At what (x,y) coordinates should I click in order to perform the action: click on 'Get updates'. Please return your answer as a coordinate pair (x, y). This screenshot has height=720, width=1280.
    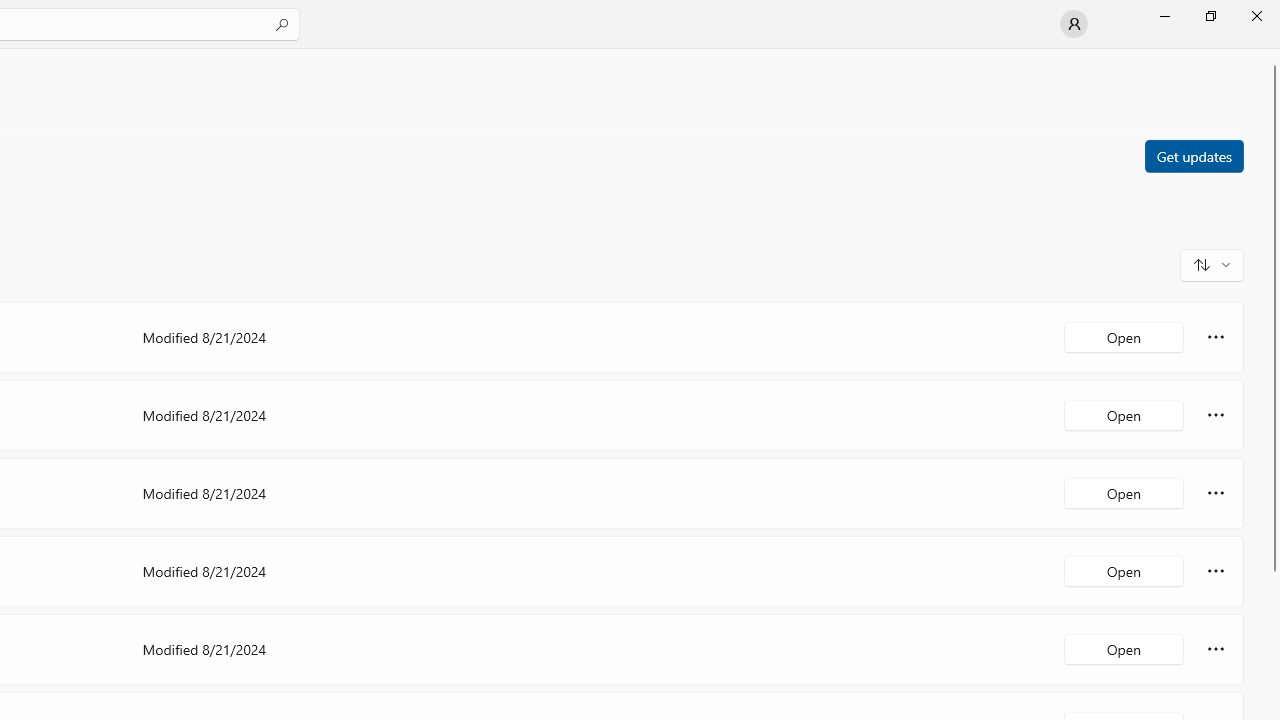
    Looking at the image, I should click on (1193, 154).